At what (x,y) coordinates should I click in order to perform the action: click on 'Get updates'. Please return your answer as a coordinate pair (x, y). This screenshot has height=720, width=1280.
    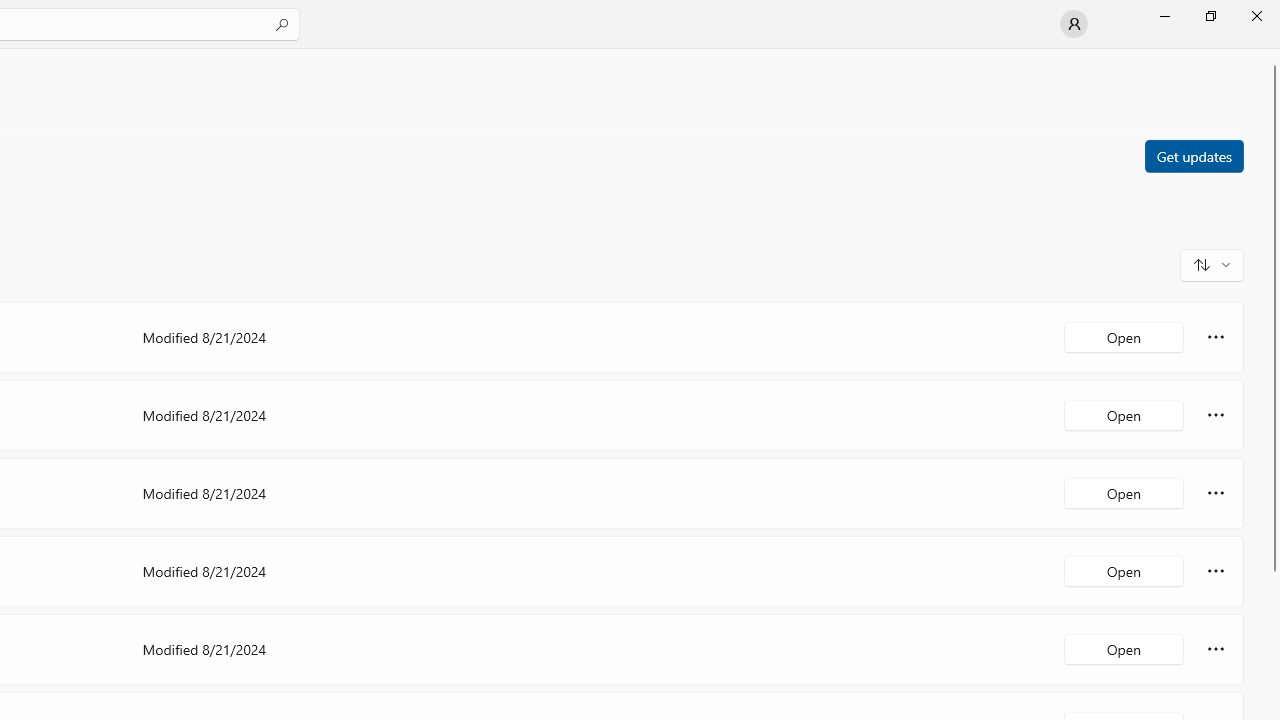
    Looking at the image, I should click on (1193, 154).